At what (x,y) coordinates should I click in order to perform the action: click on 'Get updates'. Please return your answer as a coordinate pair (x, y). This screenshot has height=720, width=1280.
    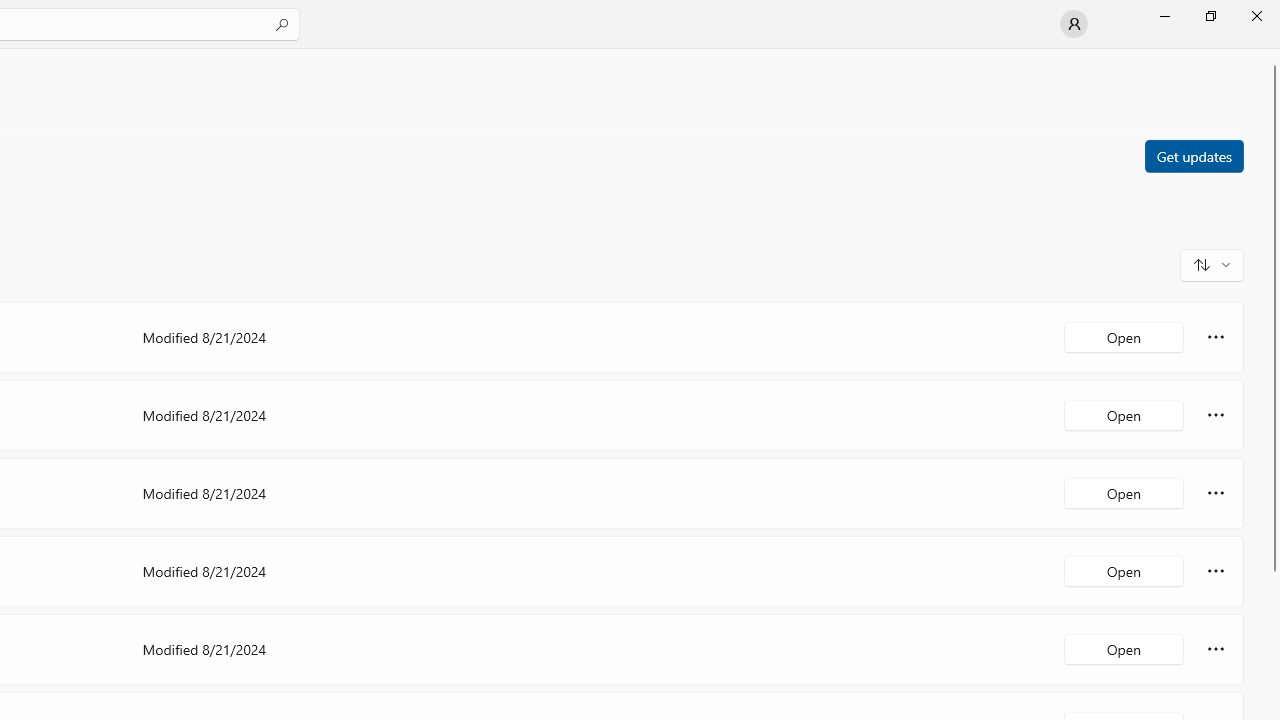
    Looking at the image, I should click on (1193, 154).